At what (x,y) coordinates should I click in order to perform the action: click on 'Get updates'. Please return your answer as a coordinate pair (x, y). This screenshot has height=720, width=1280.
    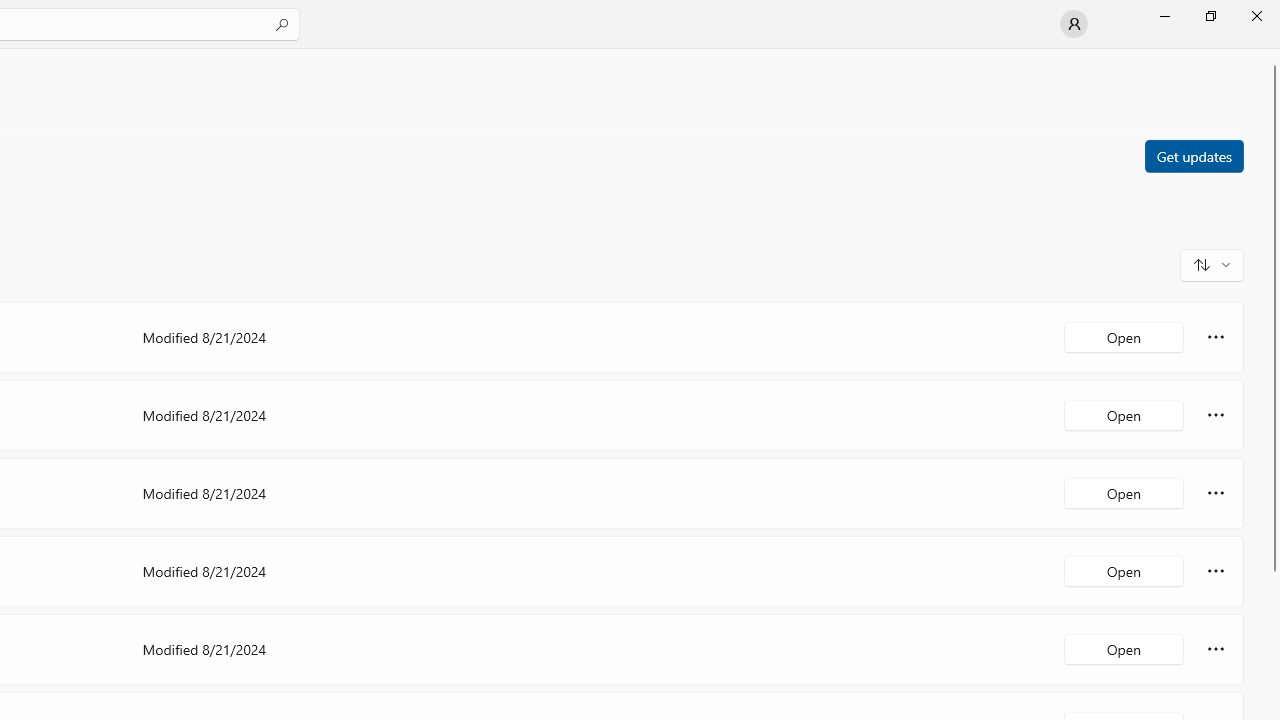
    Looking at the image, I should click on (1193, 154).